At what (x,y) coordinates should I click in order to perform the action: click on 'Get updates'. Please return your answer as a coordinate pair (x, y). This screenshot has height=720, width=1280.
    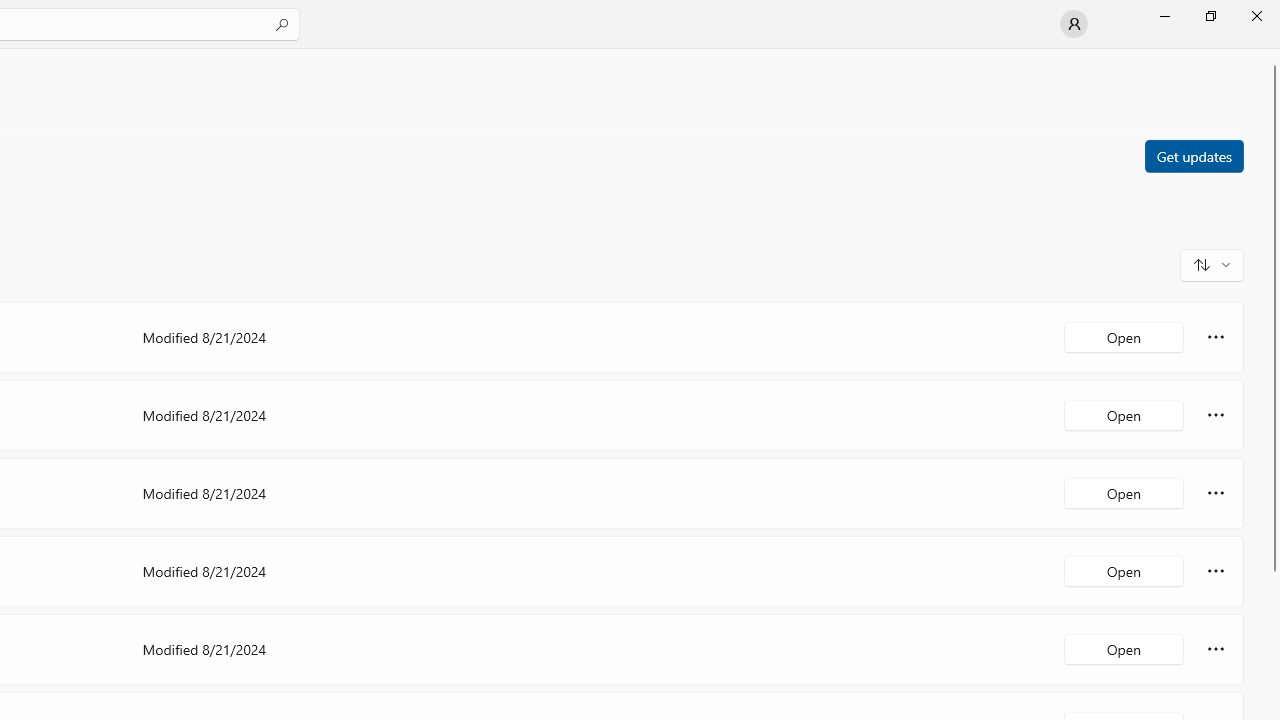
    Looking at the image, I should click on (1193, 154).